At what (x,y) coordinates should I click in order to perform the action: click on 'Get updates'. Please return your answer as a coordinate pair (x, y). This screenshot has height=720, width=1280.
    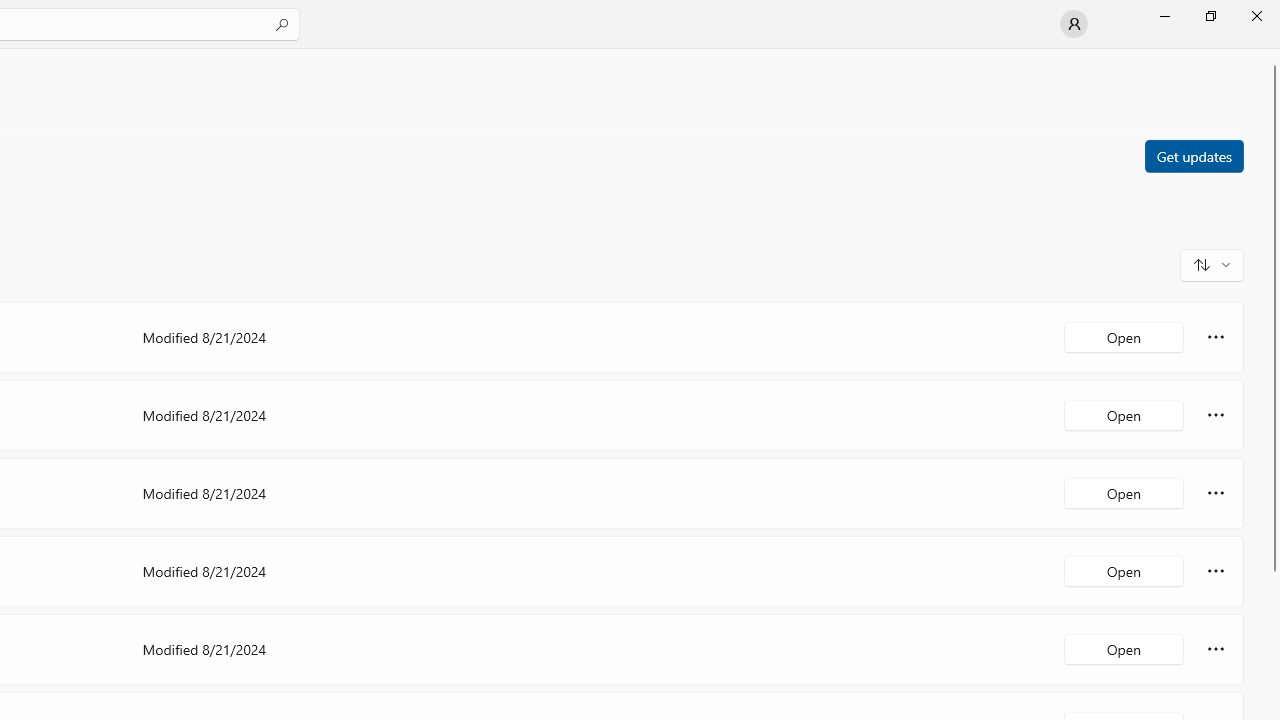
    Looking at the image, I should click on (1193, 154).